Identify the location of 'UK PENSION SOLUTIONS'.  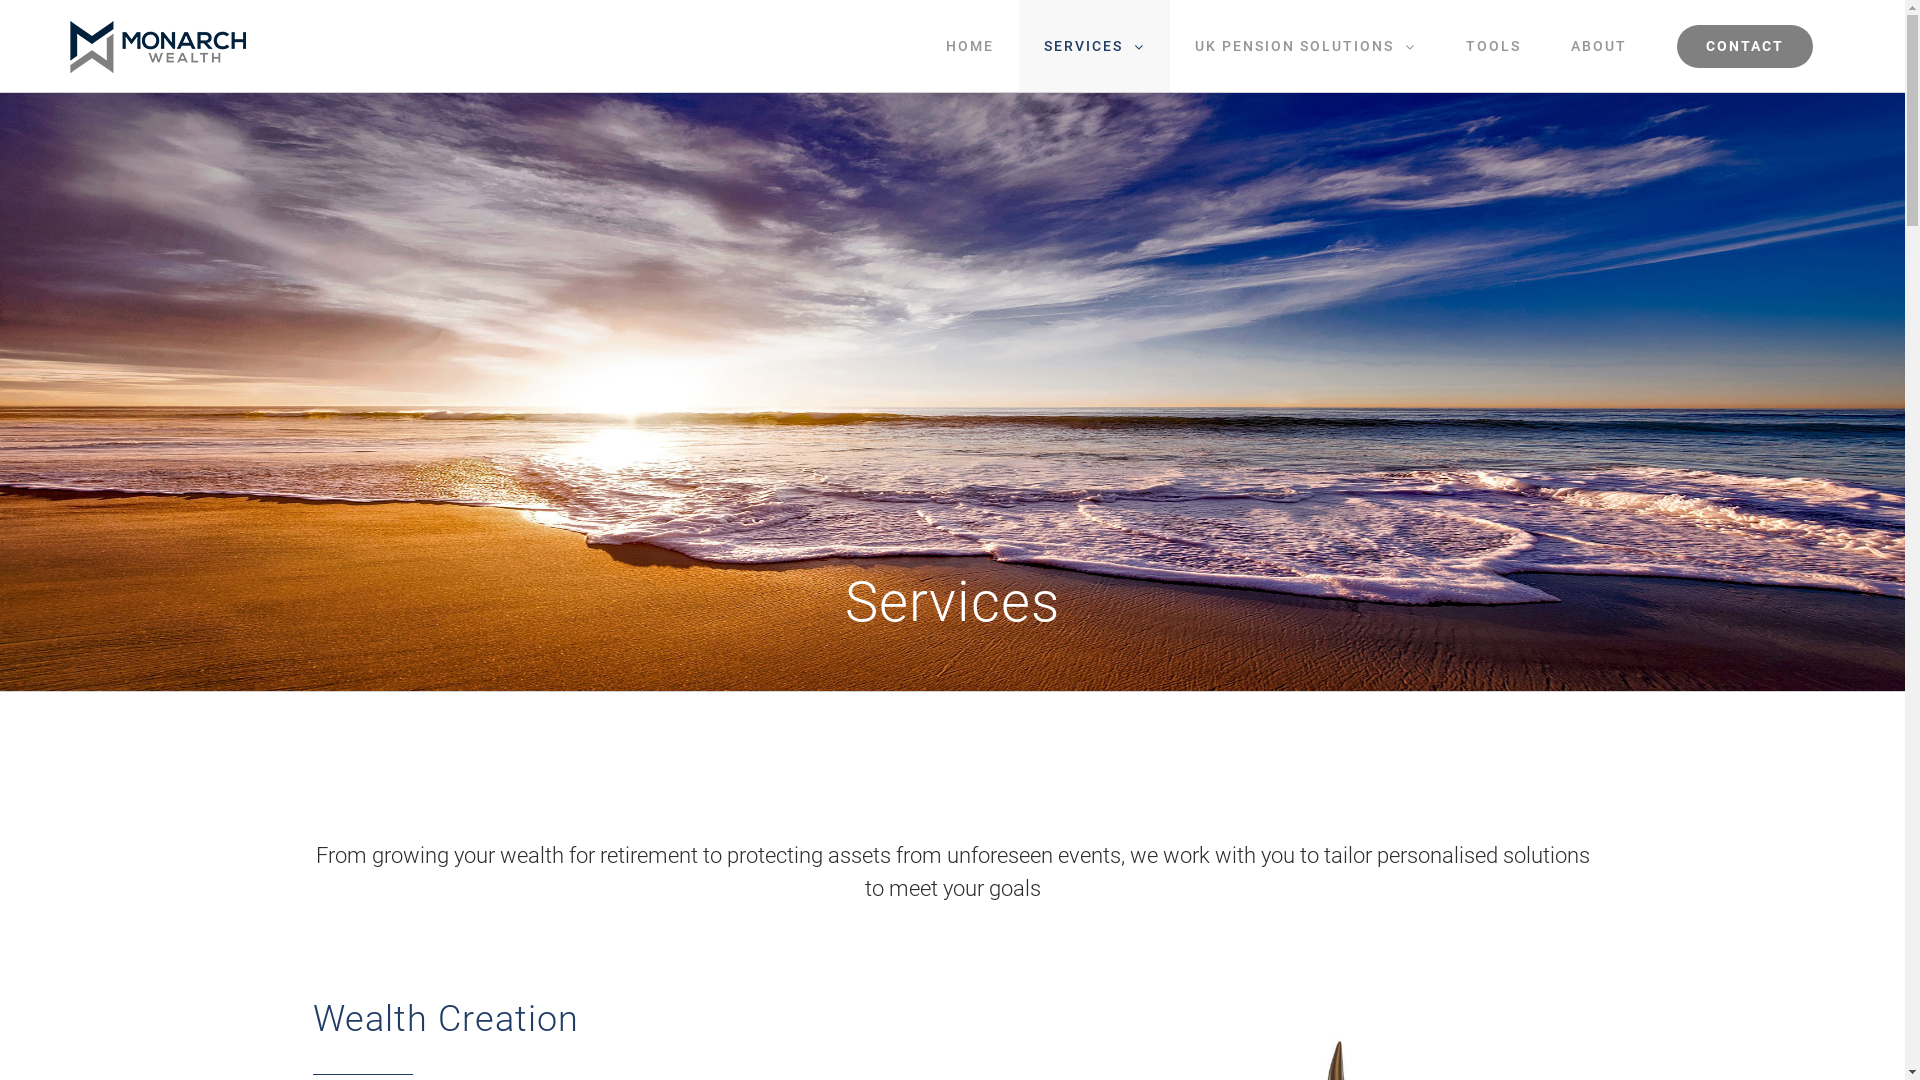
(1305, 45).